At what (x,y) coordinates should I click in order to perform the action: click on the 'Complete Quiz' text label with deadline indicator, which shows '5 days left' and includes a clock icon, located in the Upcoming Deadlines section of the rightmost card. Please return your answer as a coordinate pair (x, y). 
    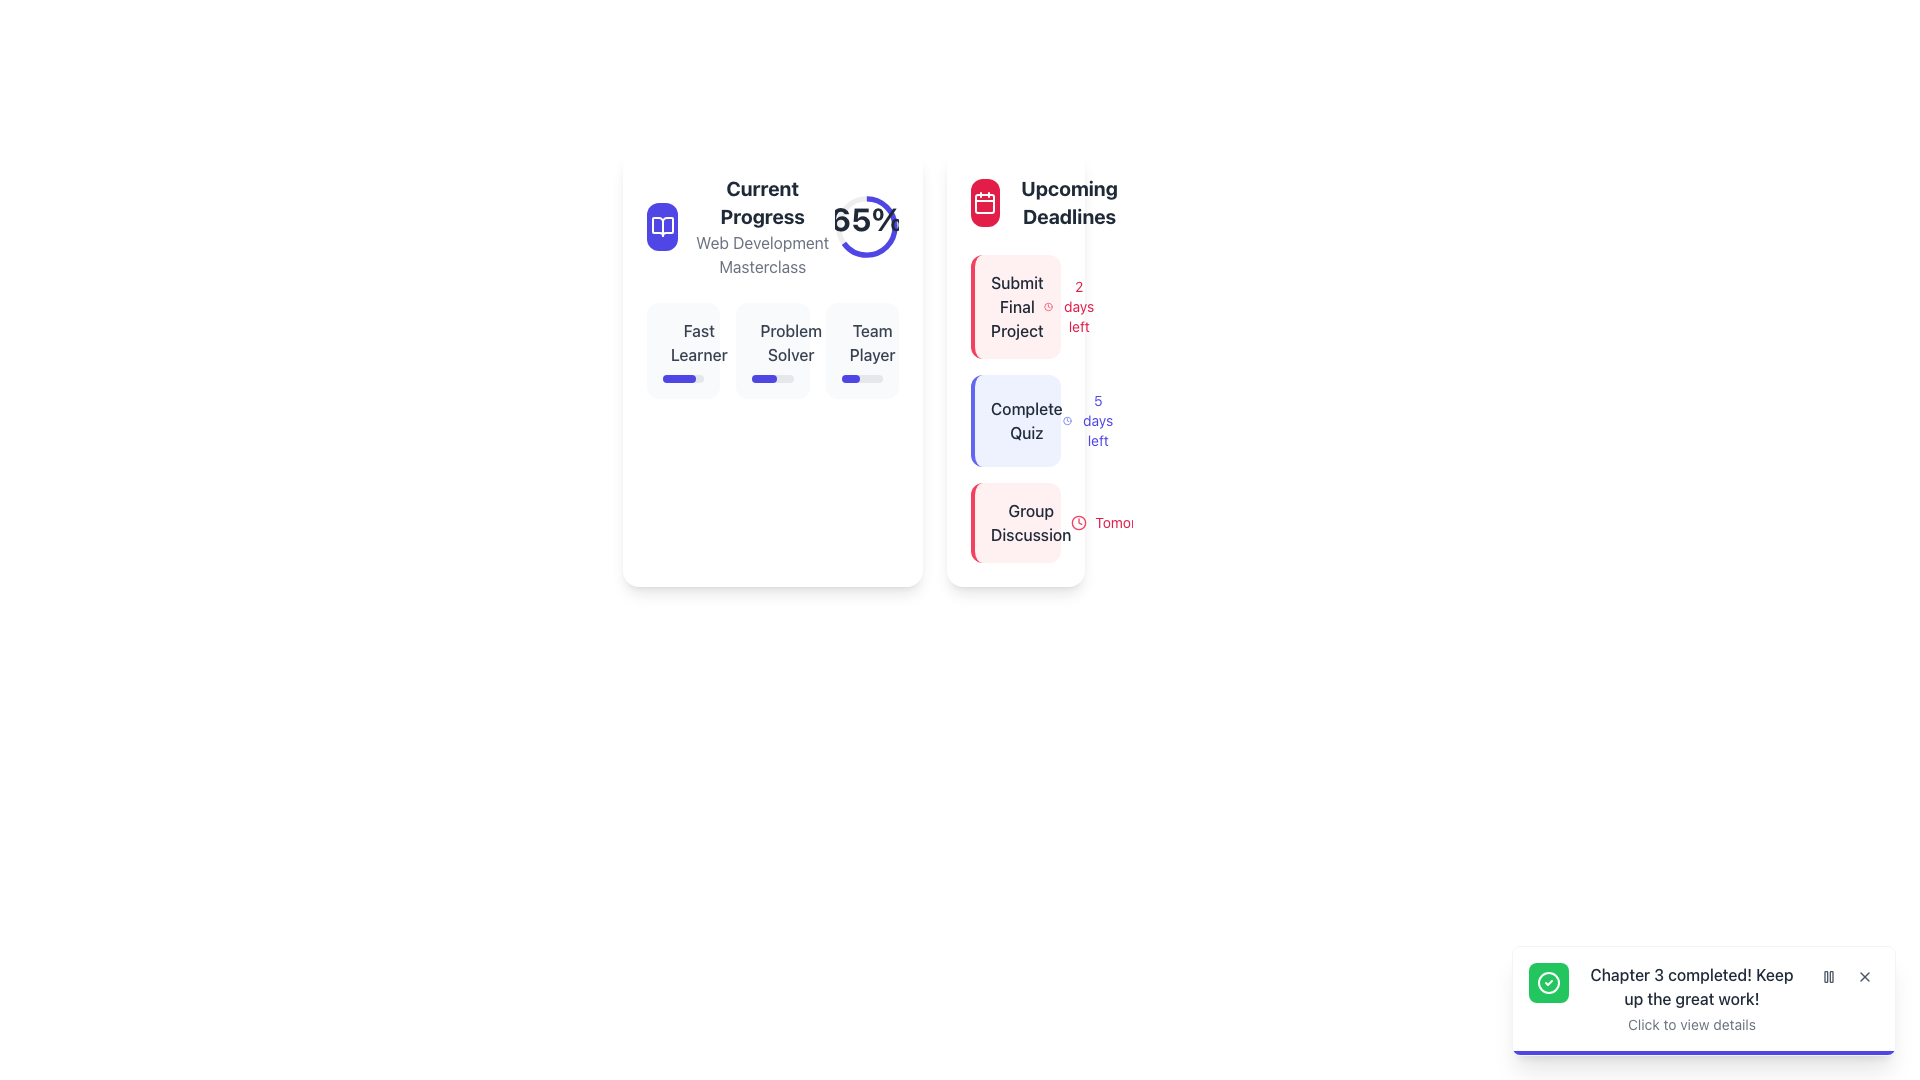
    Looking at the image, I should click on (1017, 419).